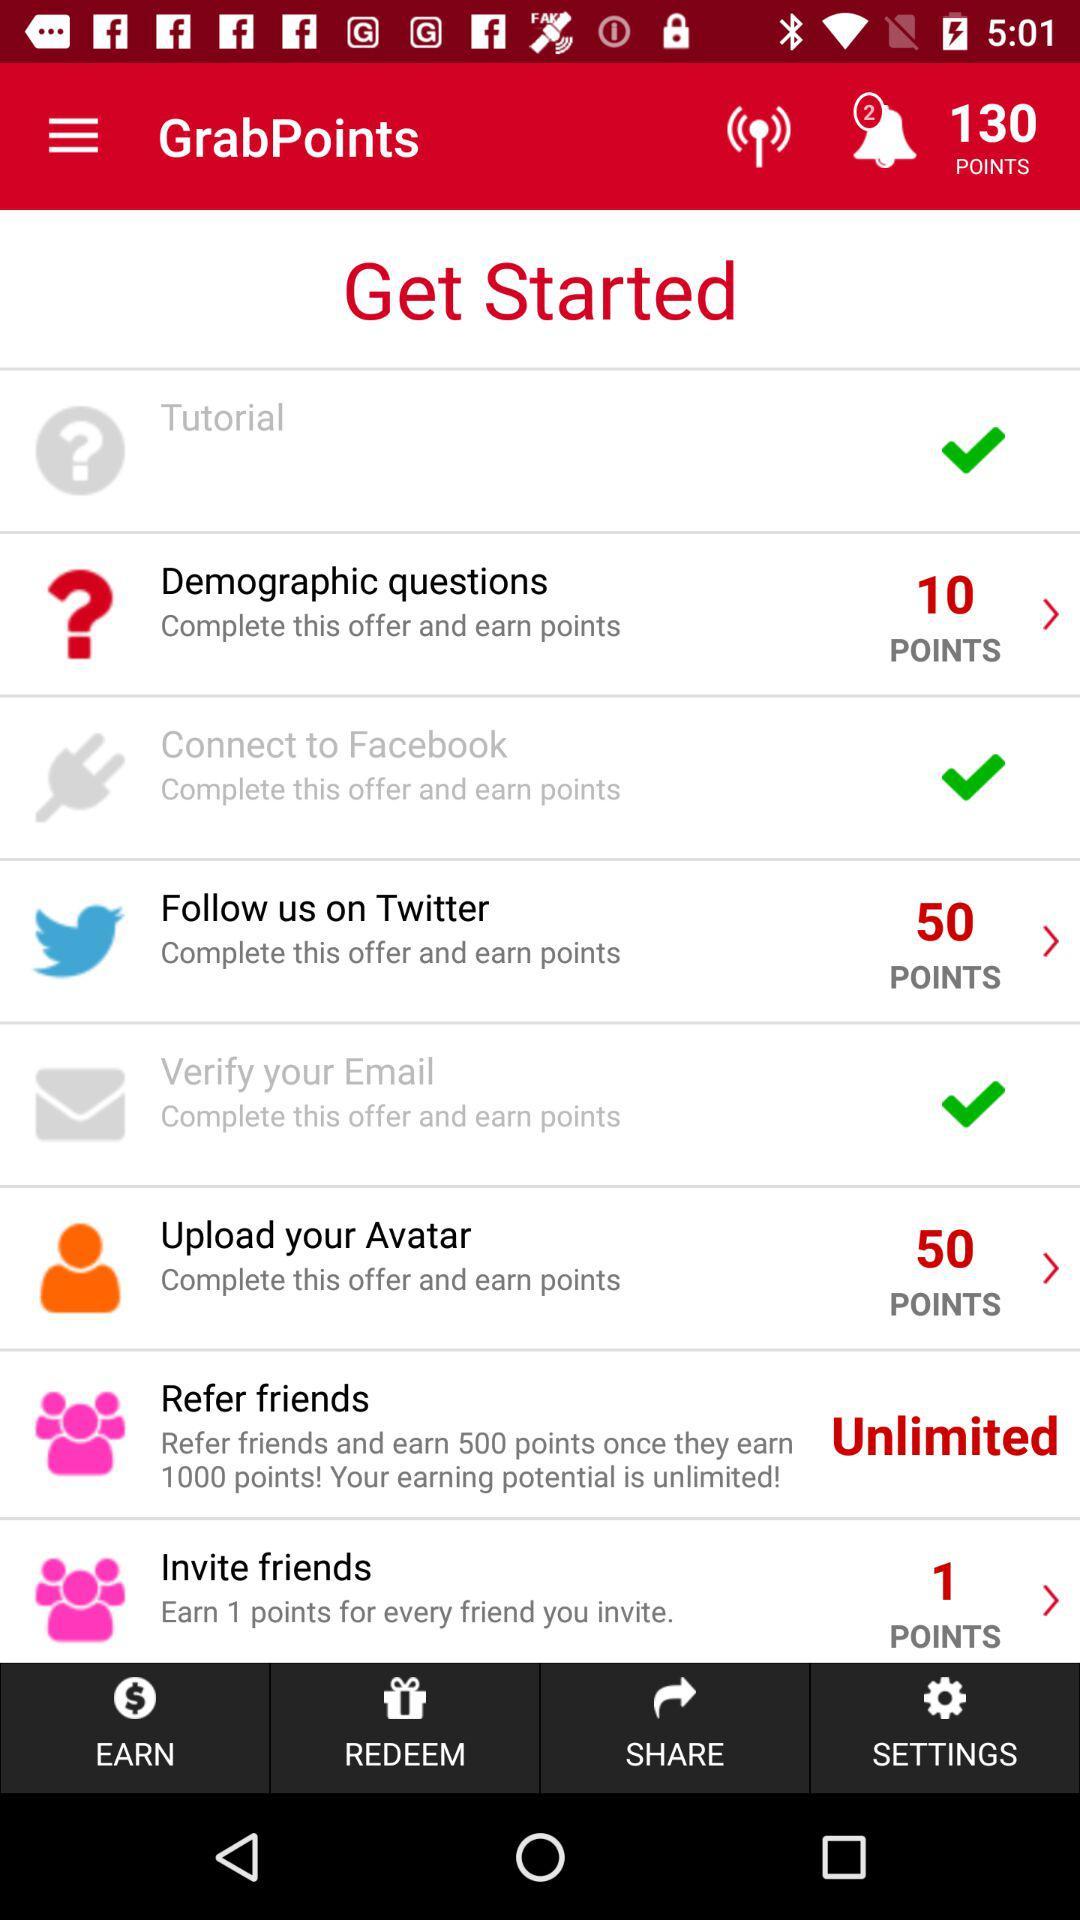 The width and height of the screenshot is (1080, 1920). What do you see at coordinates (675, 1727) in the screenshot?
I see `the share` at bounding box center [675, 1727].